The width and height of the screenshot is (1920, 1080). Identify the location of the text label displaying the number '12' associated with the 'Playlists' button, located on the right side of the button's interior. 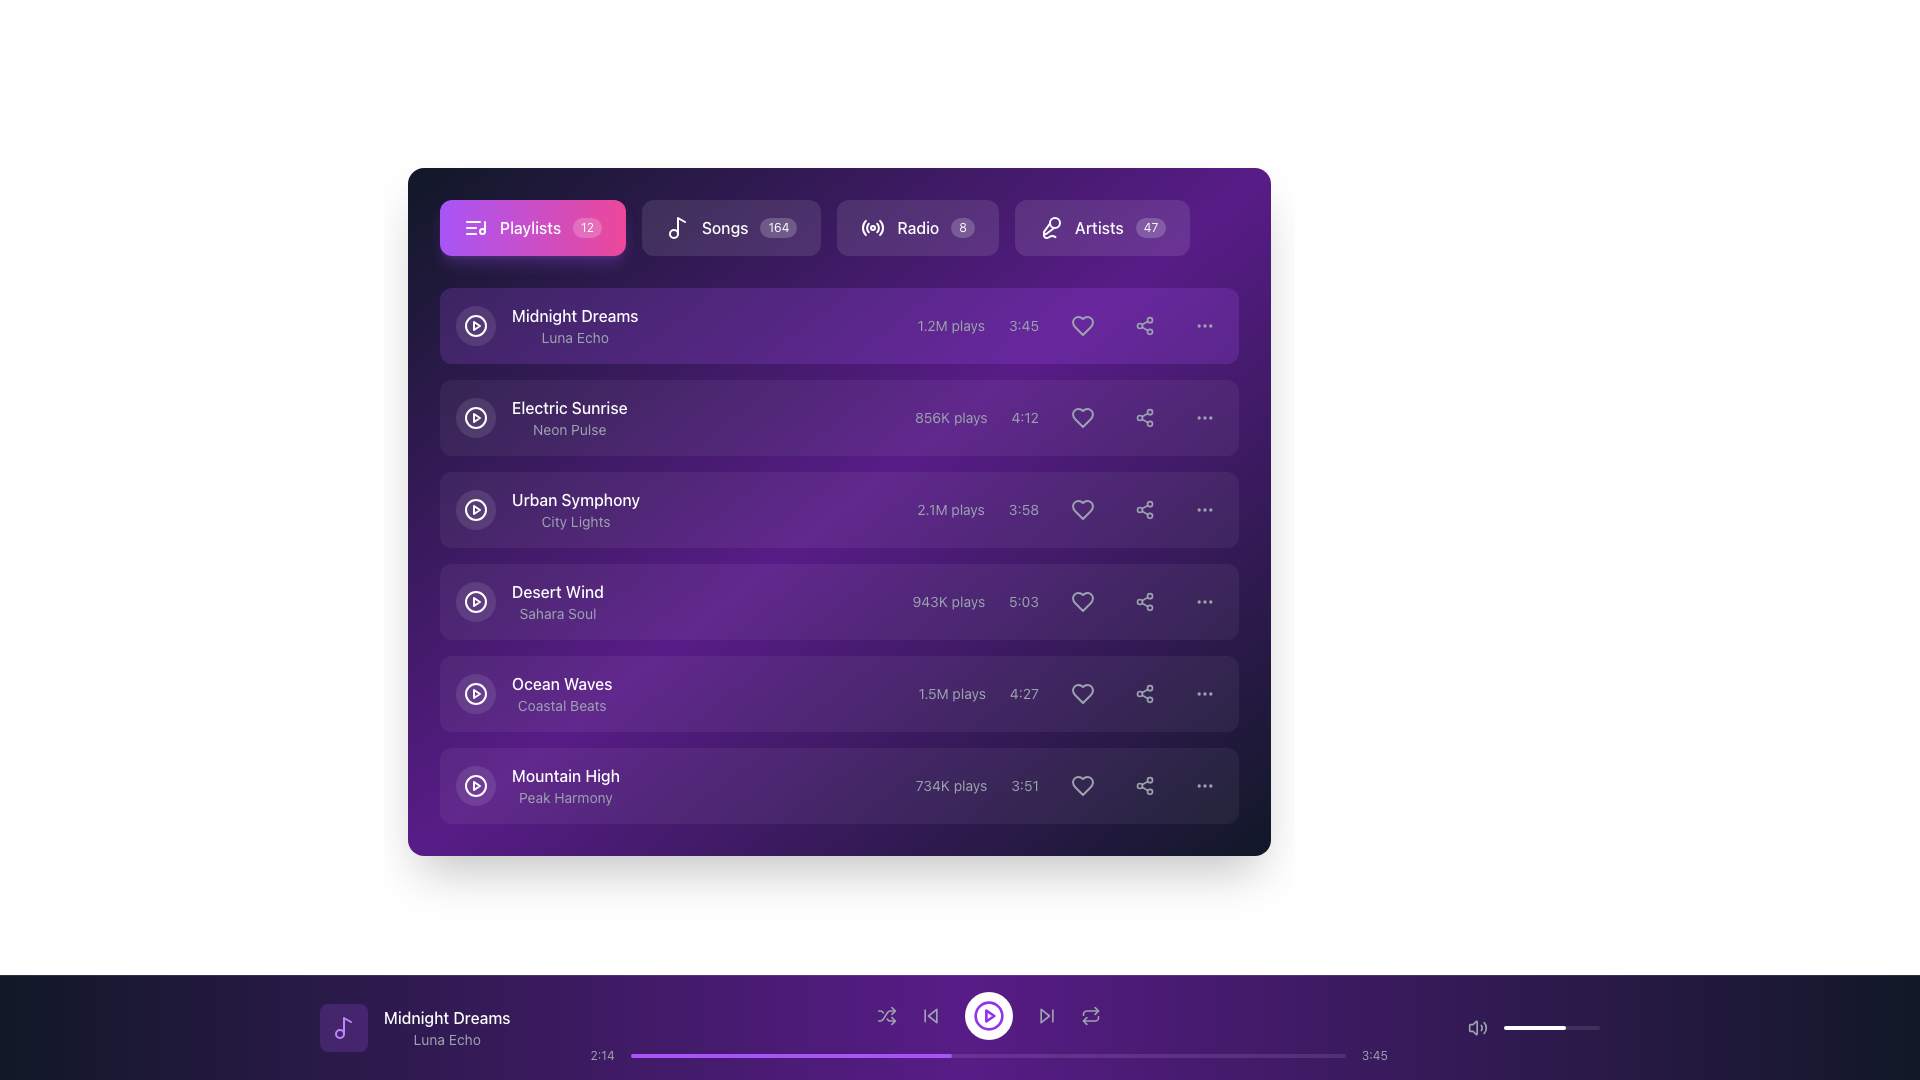
(586, 226).